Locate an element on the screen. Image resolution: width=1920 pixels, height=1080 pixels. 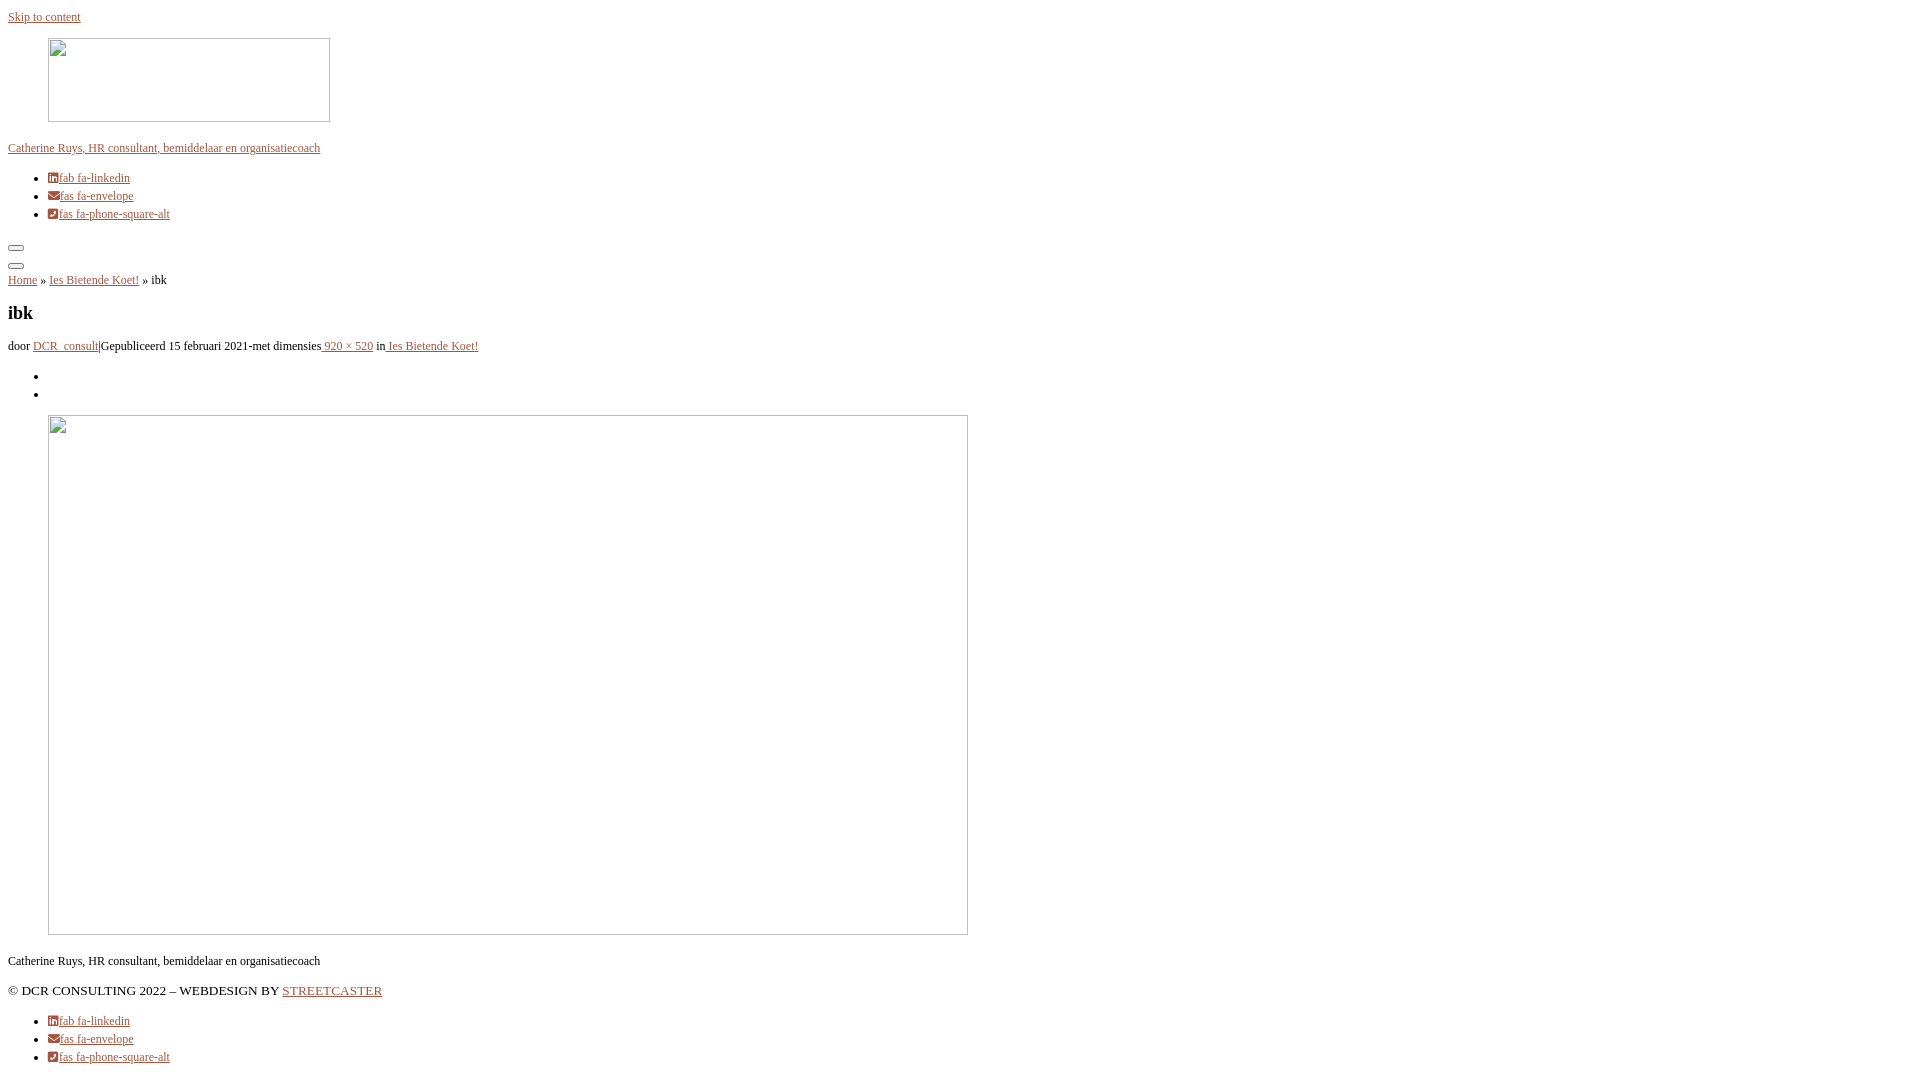
'Ies Bietende Koet!' is located at coordinates (431, 345).